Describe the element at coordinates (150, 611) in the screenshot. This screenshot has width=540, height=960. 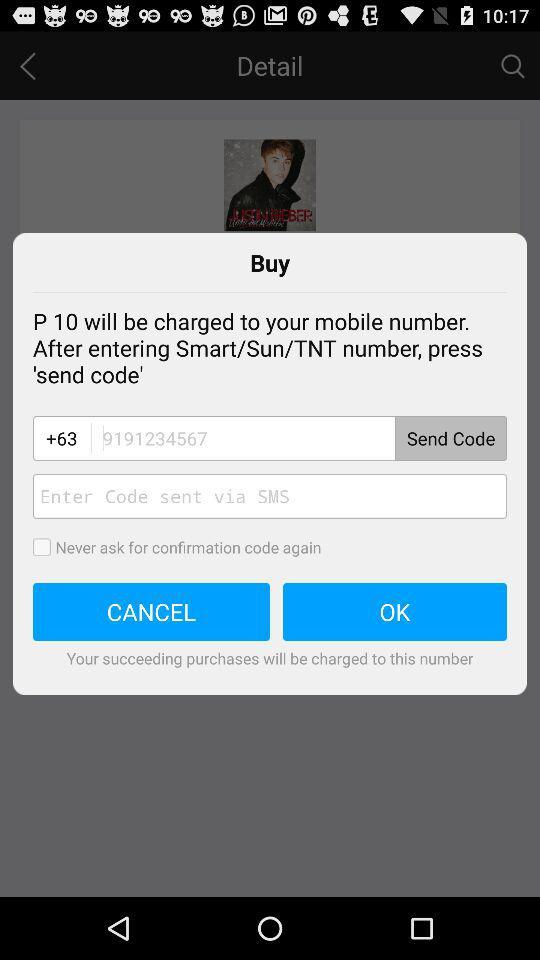
I see `icon next to ok icon` at that location.